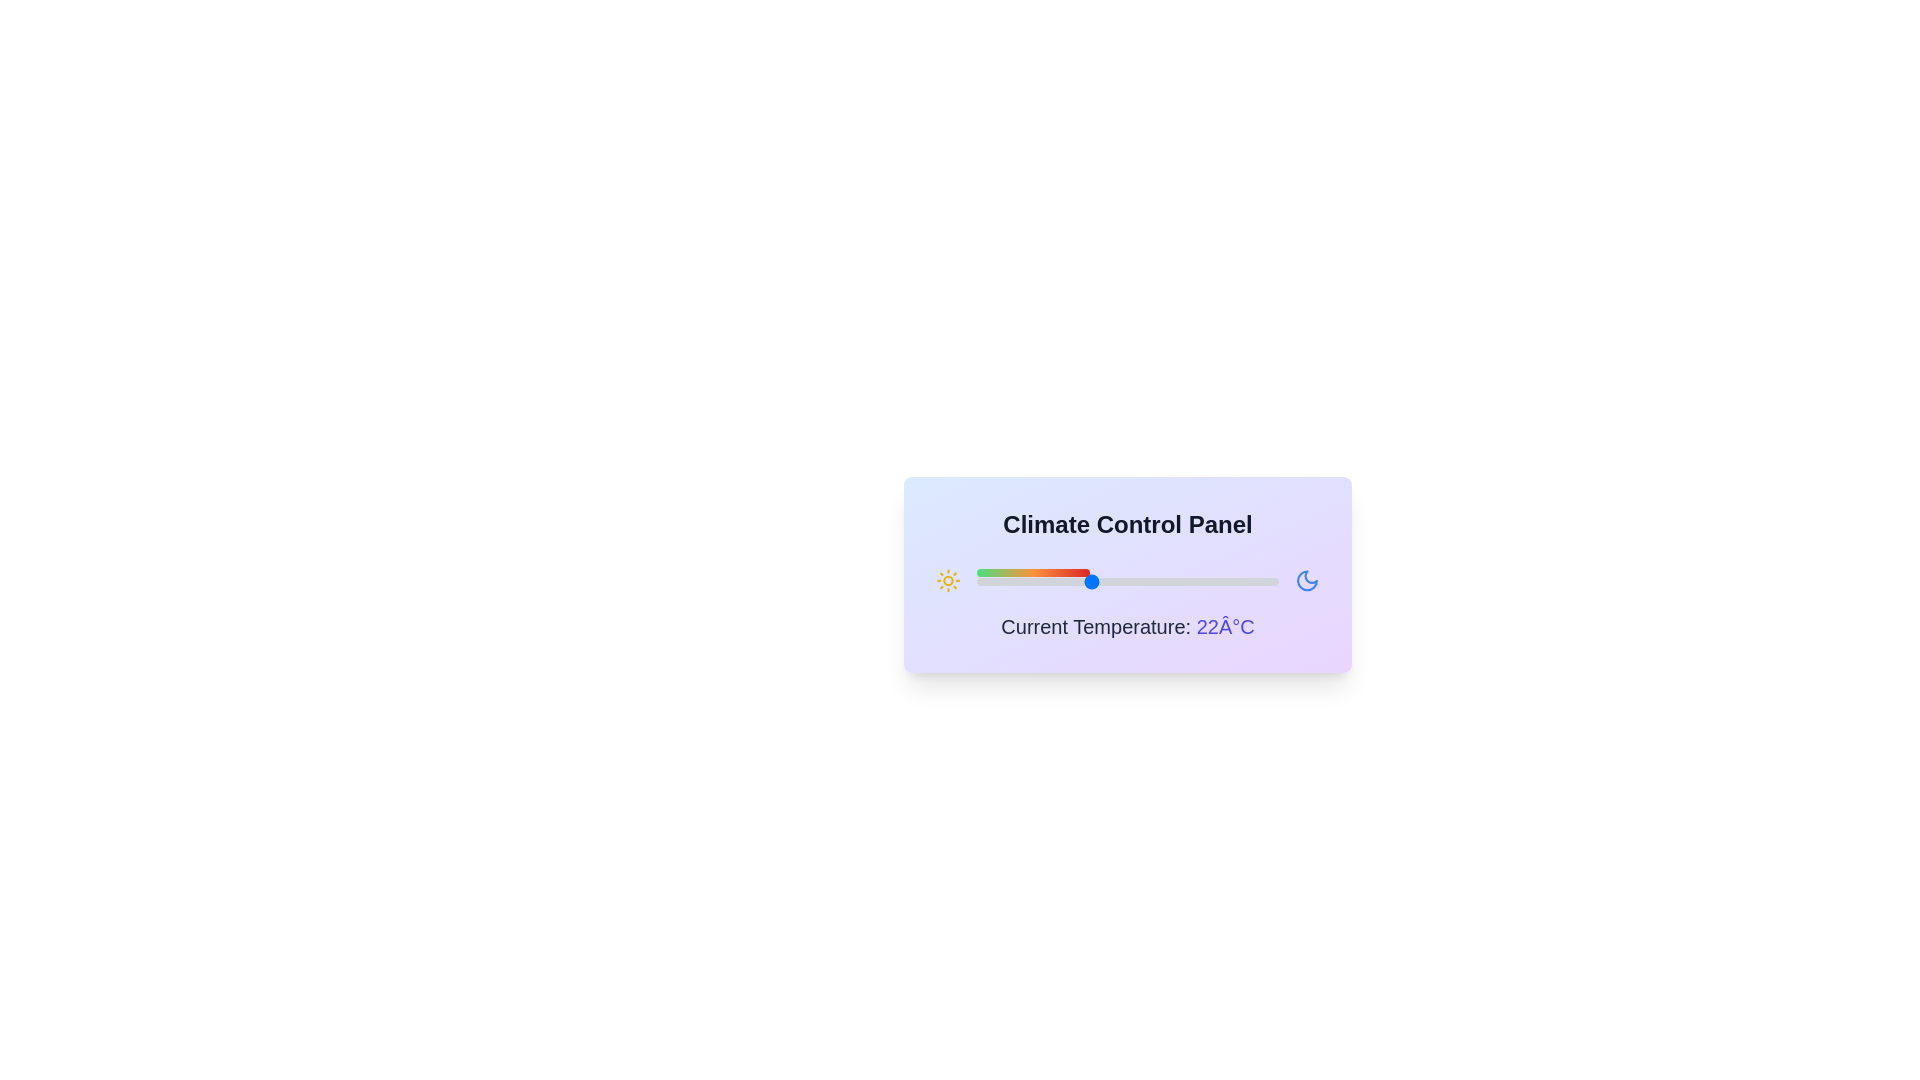 The image size is (1920, 1080). What do you see at coordinates (1165, 582) in the screenshot?
I see `the climate control temperature` at bounding box center [1165, 582].